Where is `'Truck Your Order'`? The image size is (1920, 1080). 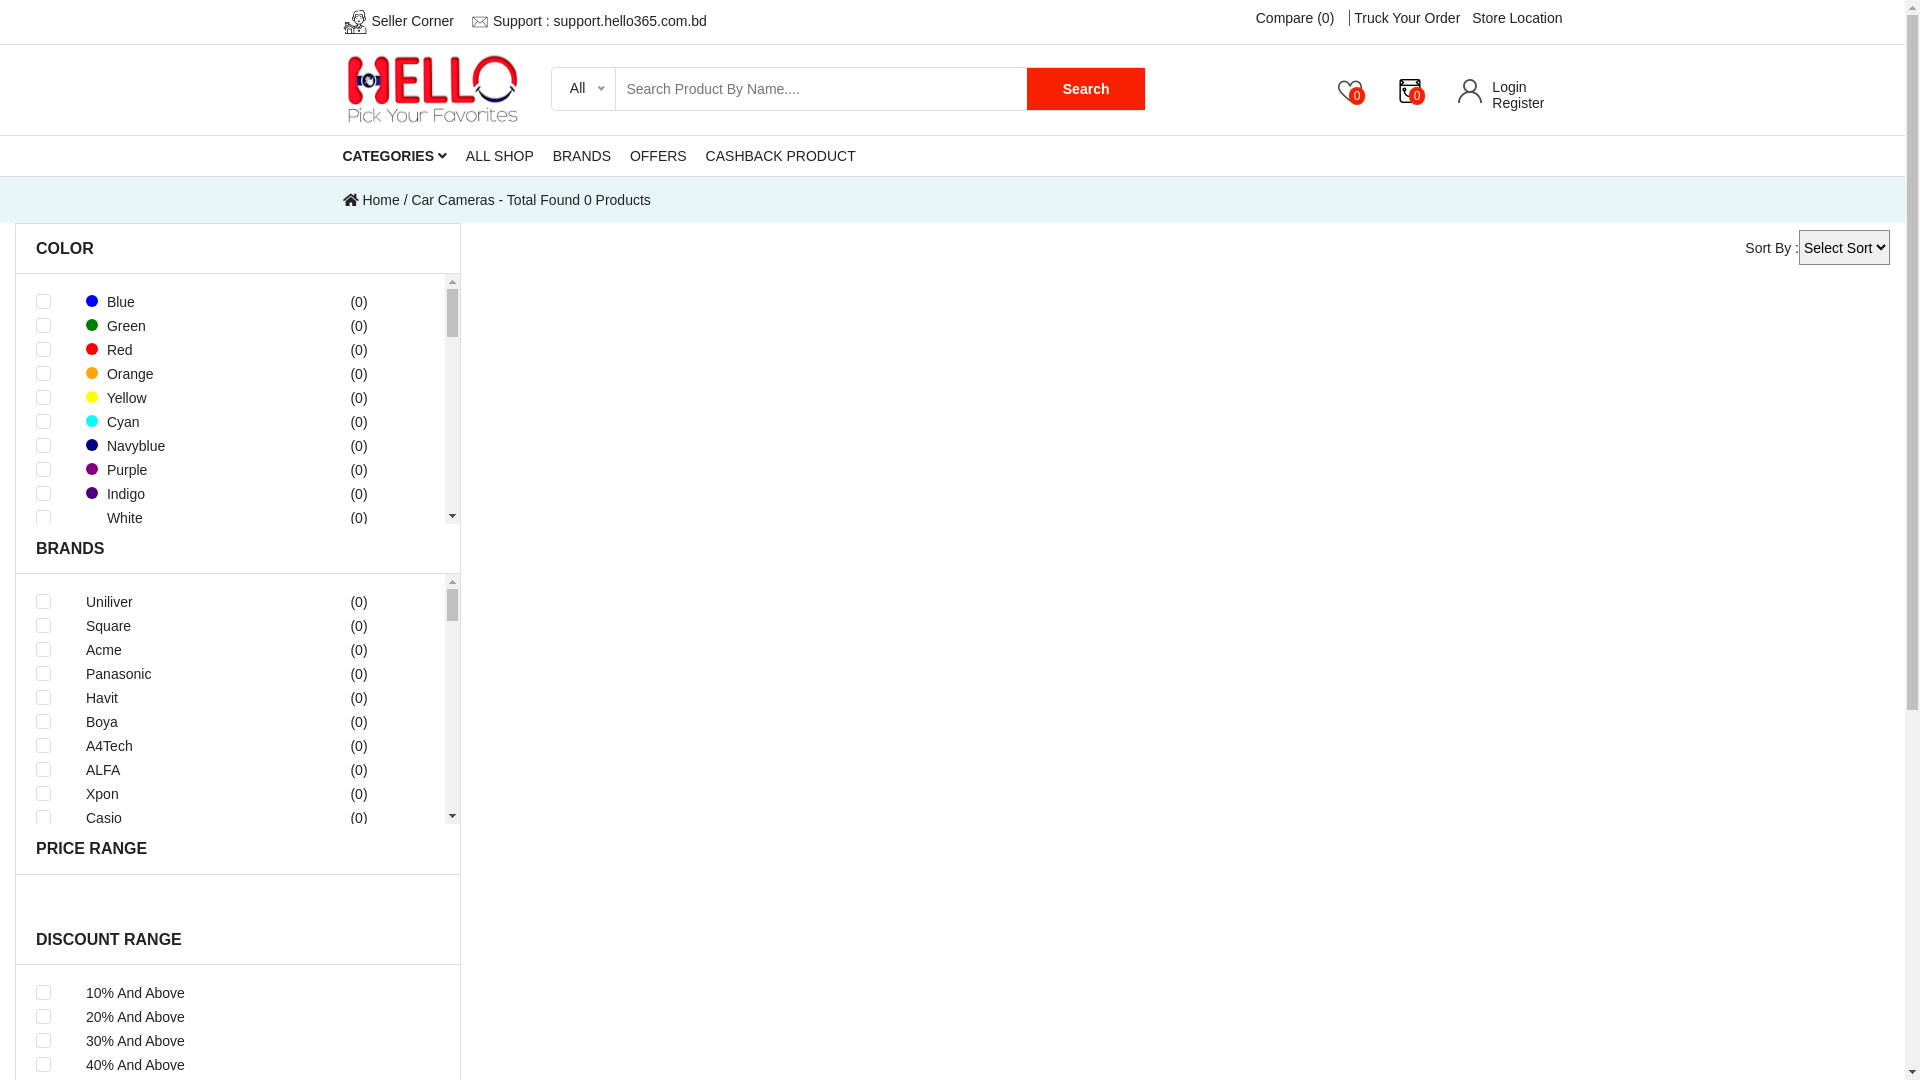
'Truck Your Order' is located at coordinates (1405, 18).